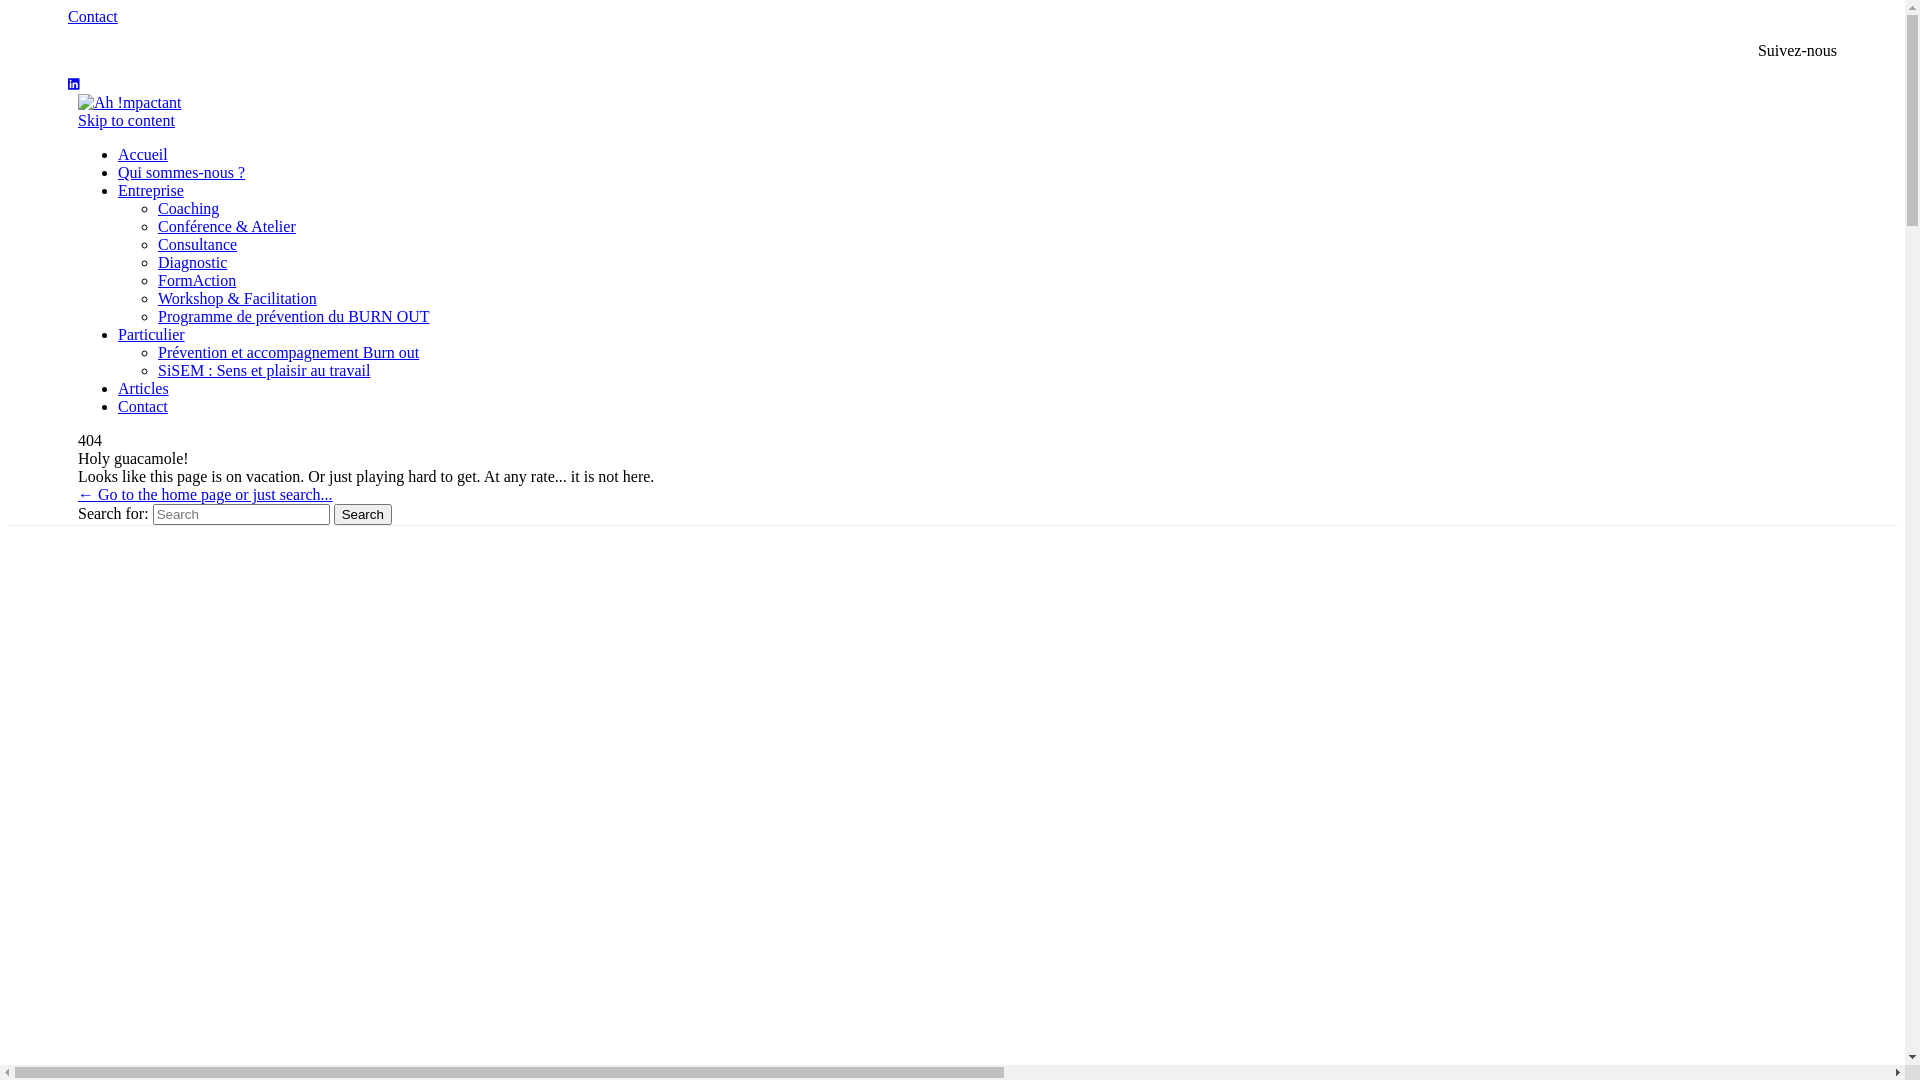 Image resolution: width=1920 pixels, height=1080 pixels. I want to click on 'Ah !mpactant', so click(128, 102).